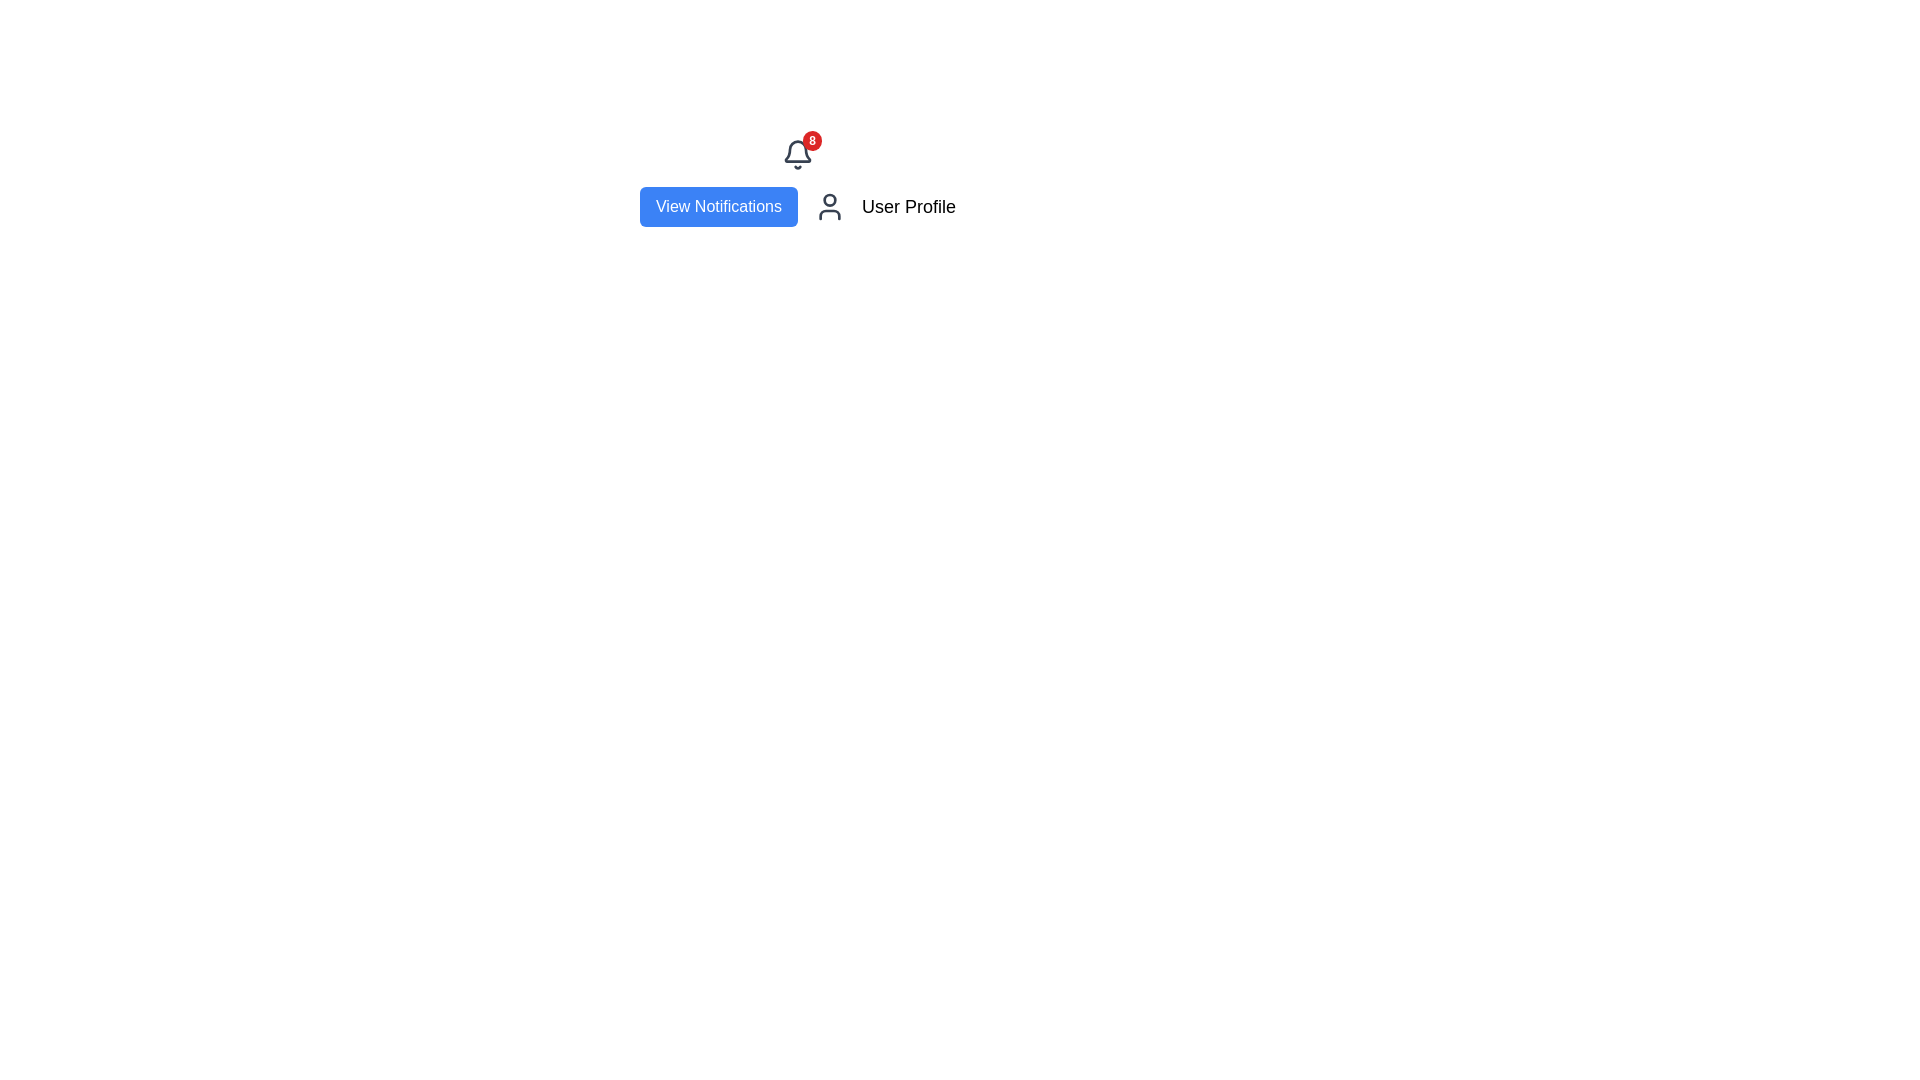 This screenshot has width=1920, height=1080. I want to click on the Notification badge, a small circular badge with a red background and white text displaying the number '8', located at the top-right corner of the notification bell icon, so click(812, 140).